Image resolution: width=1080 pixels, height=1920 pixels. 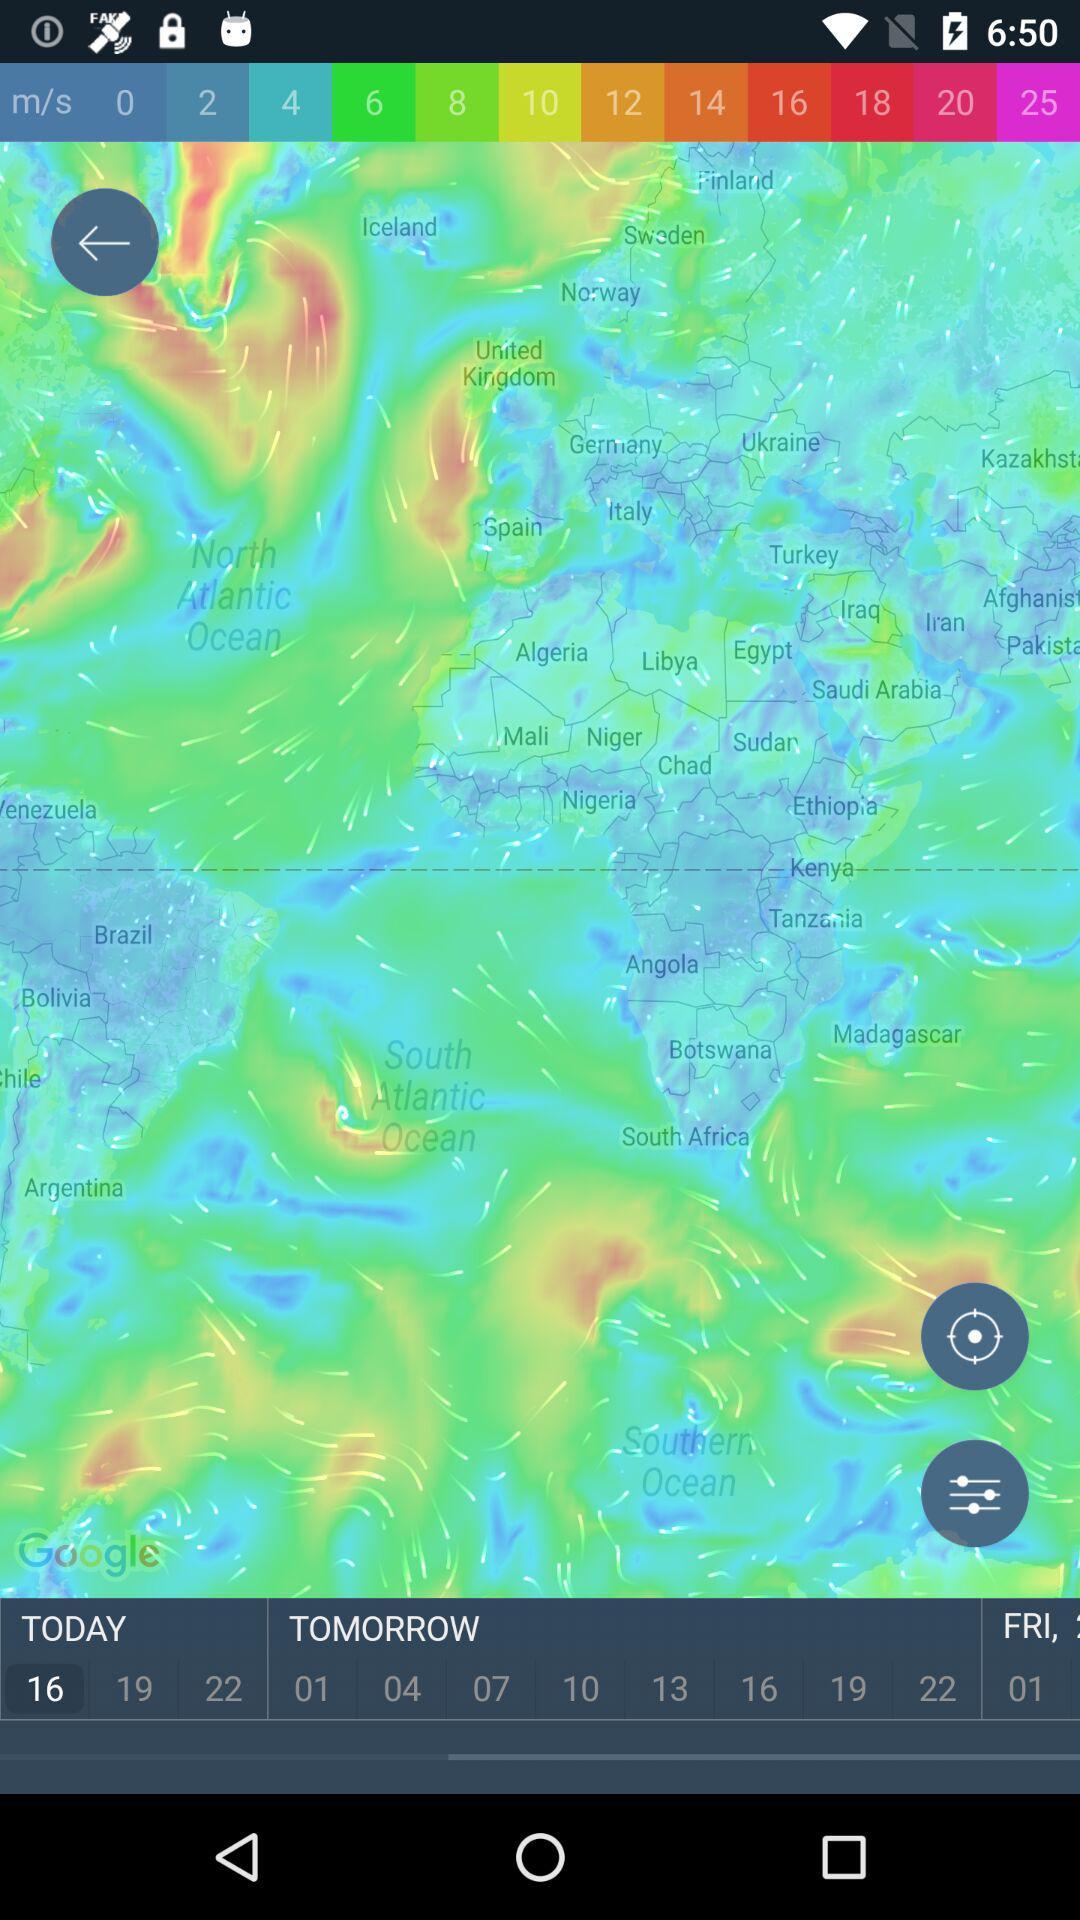 What do you see at coordinates (104, 245) in the screenshot?
I see `the arrow_backward icon` at bounding box center [104, 245].